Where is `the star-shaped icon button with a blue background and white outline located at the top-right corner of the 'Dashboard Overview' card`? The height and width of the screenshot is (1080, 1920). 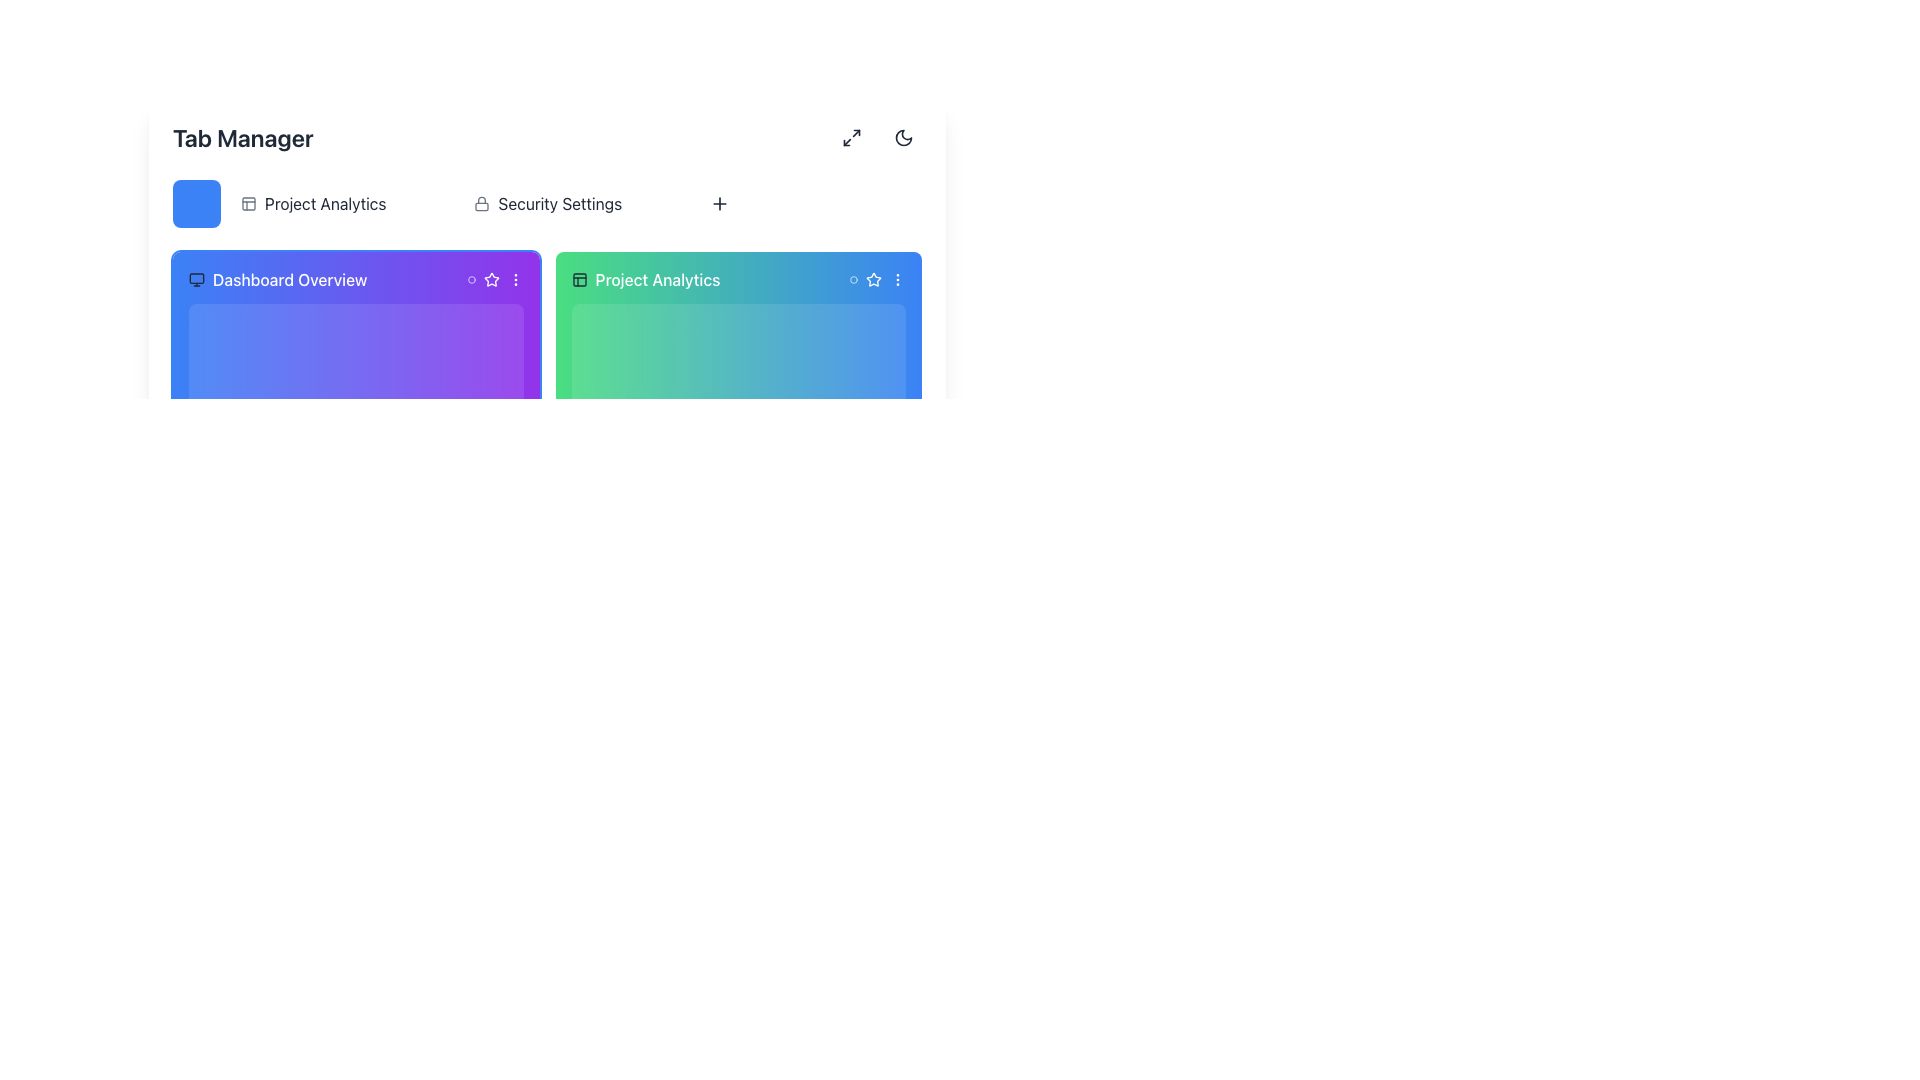
the star-shaped icon button with a blue background and white outline located at the top-right corner of the 'Dashboard Overview' card is located at coordinates (873, 279).